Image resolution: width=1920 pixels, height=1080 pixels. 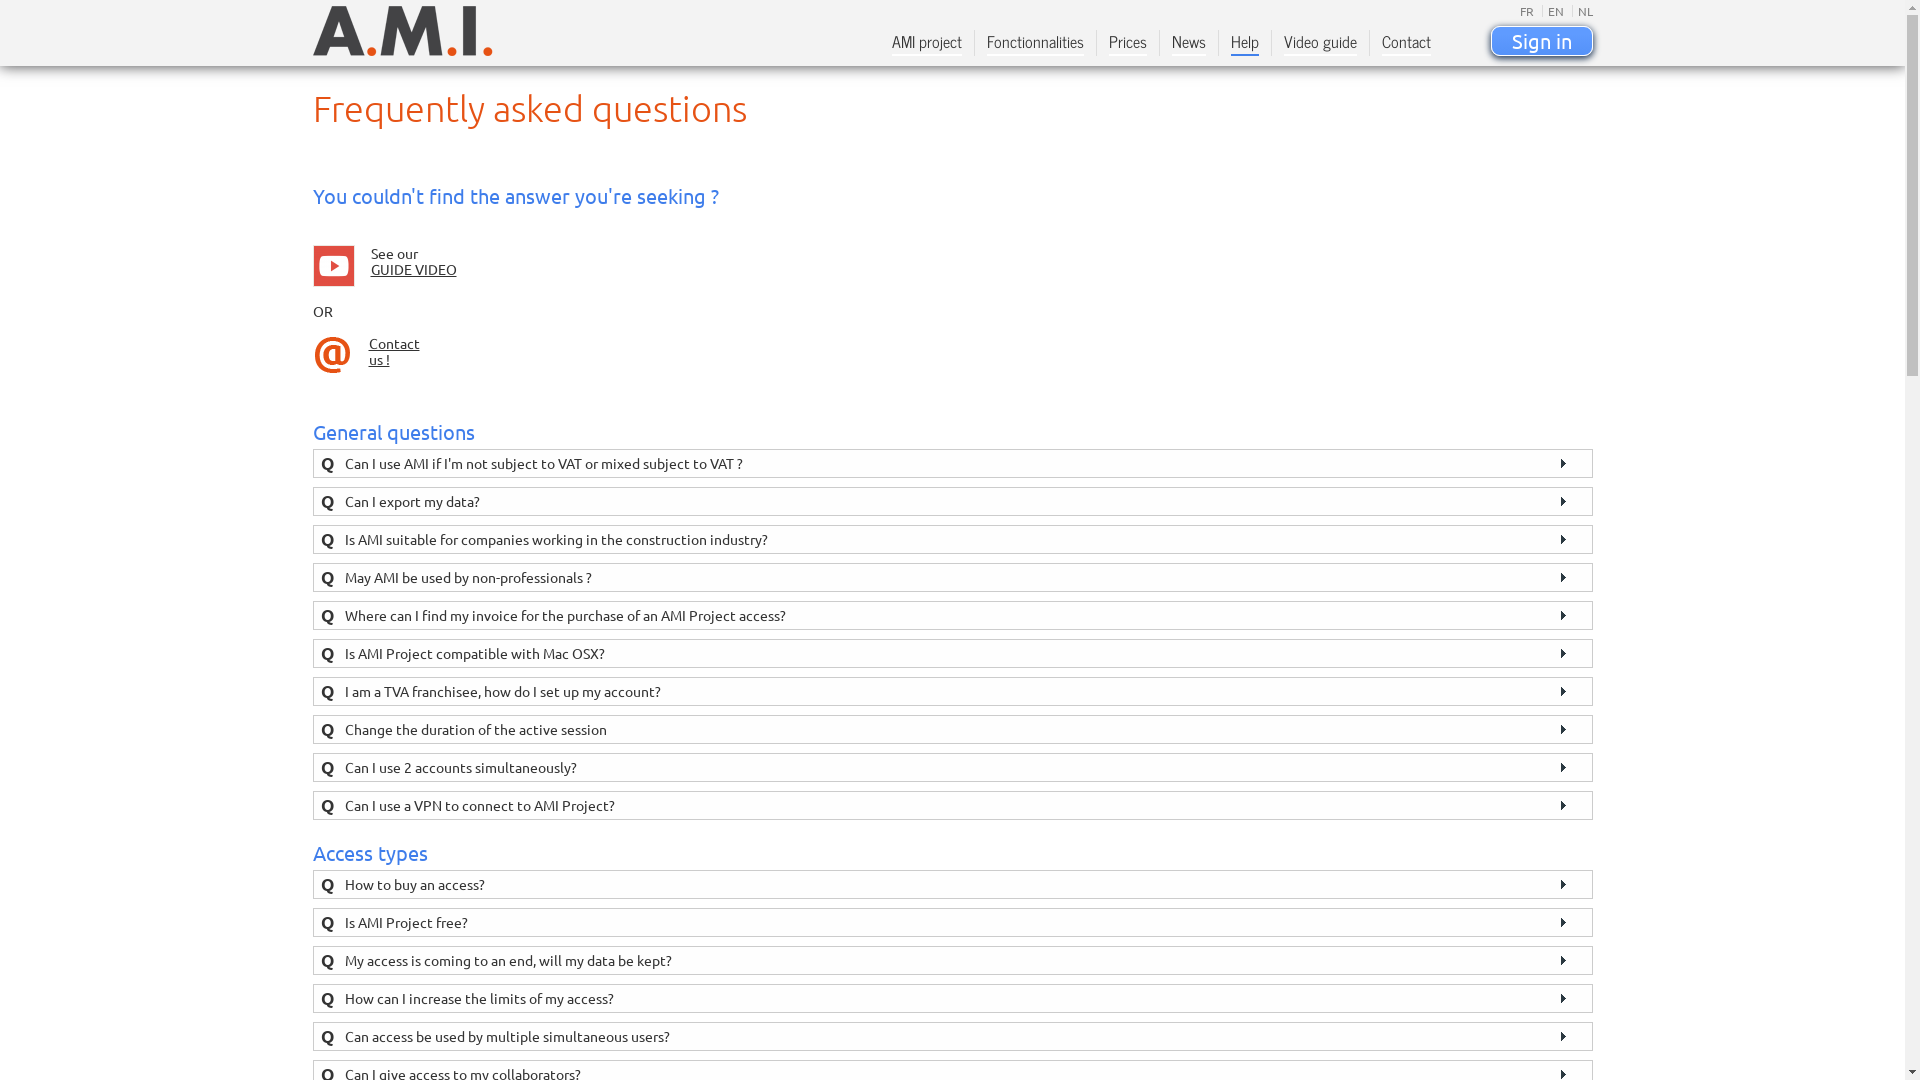 I want to click on 'Q Can access be used by multiple simultaneous users?', so click(x=950, y=1035).